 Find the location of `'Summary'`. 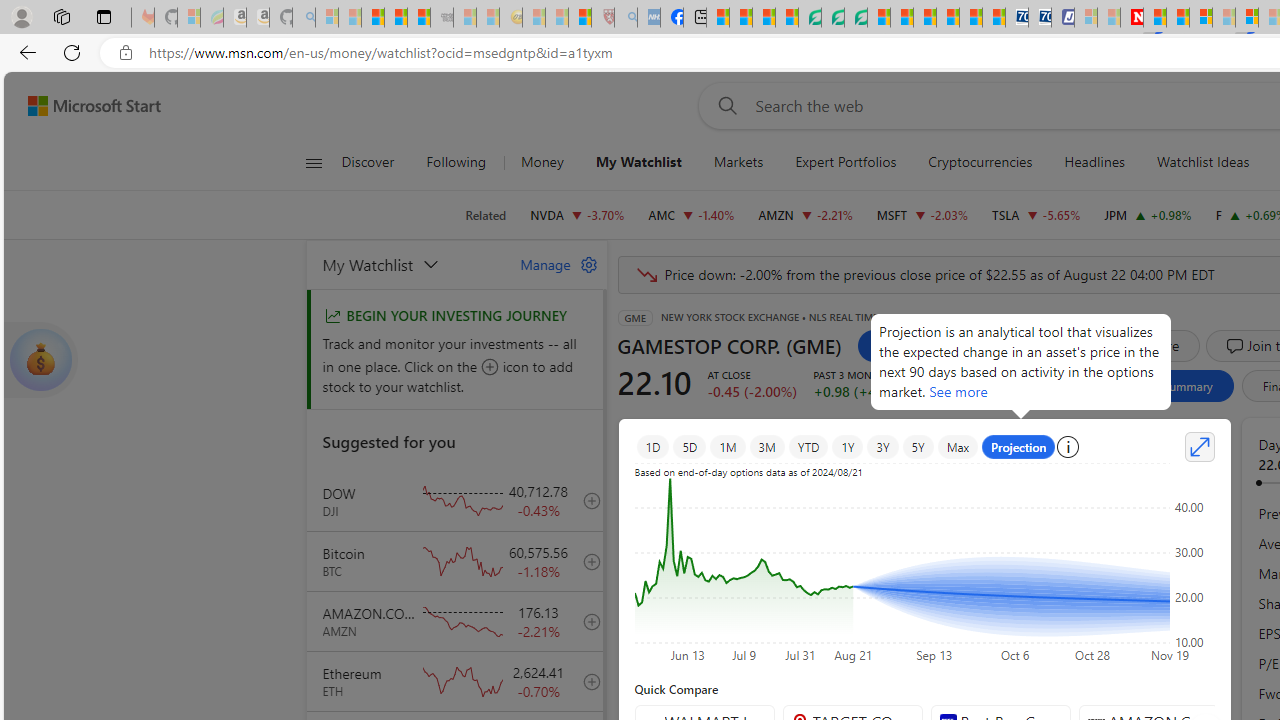

'Summary' is located at coordinates (1187, 385).